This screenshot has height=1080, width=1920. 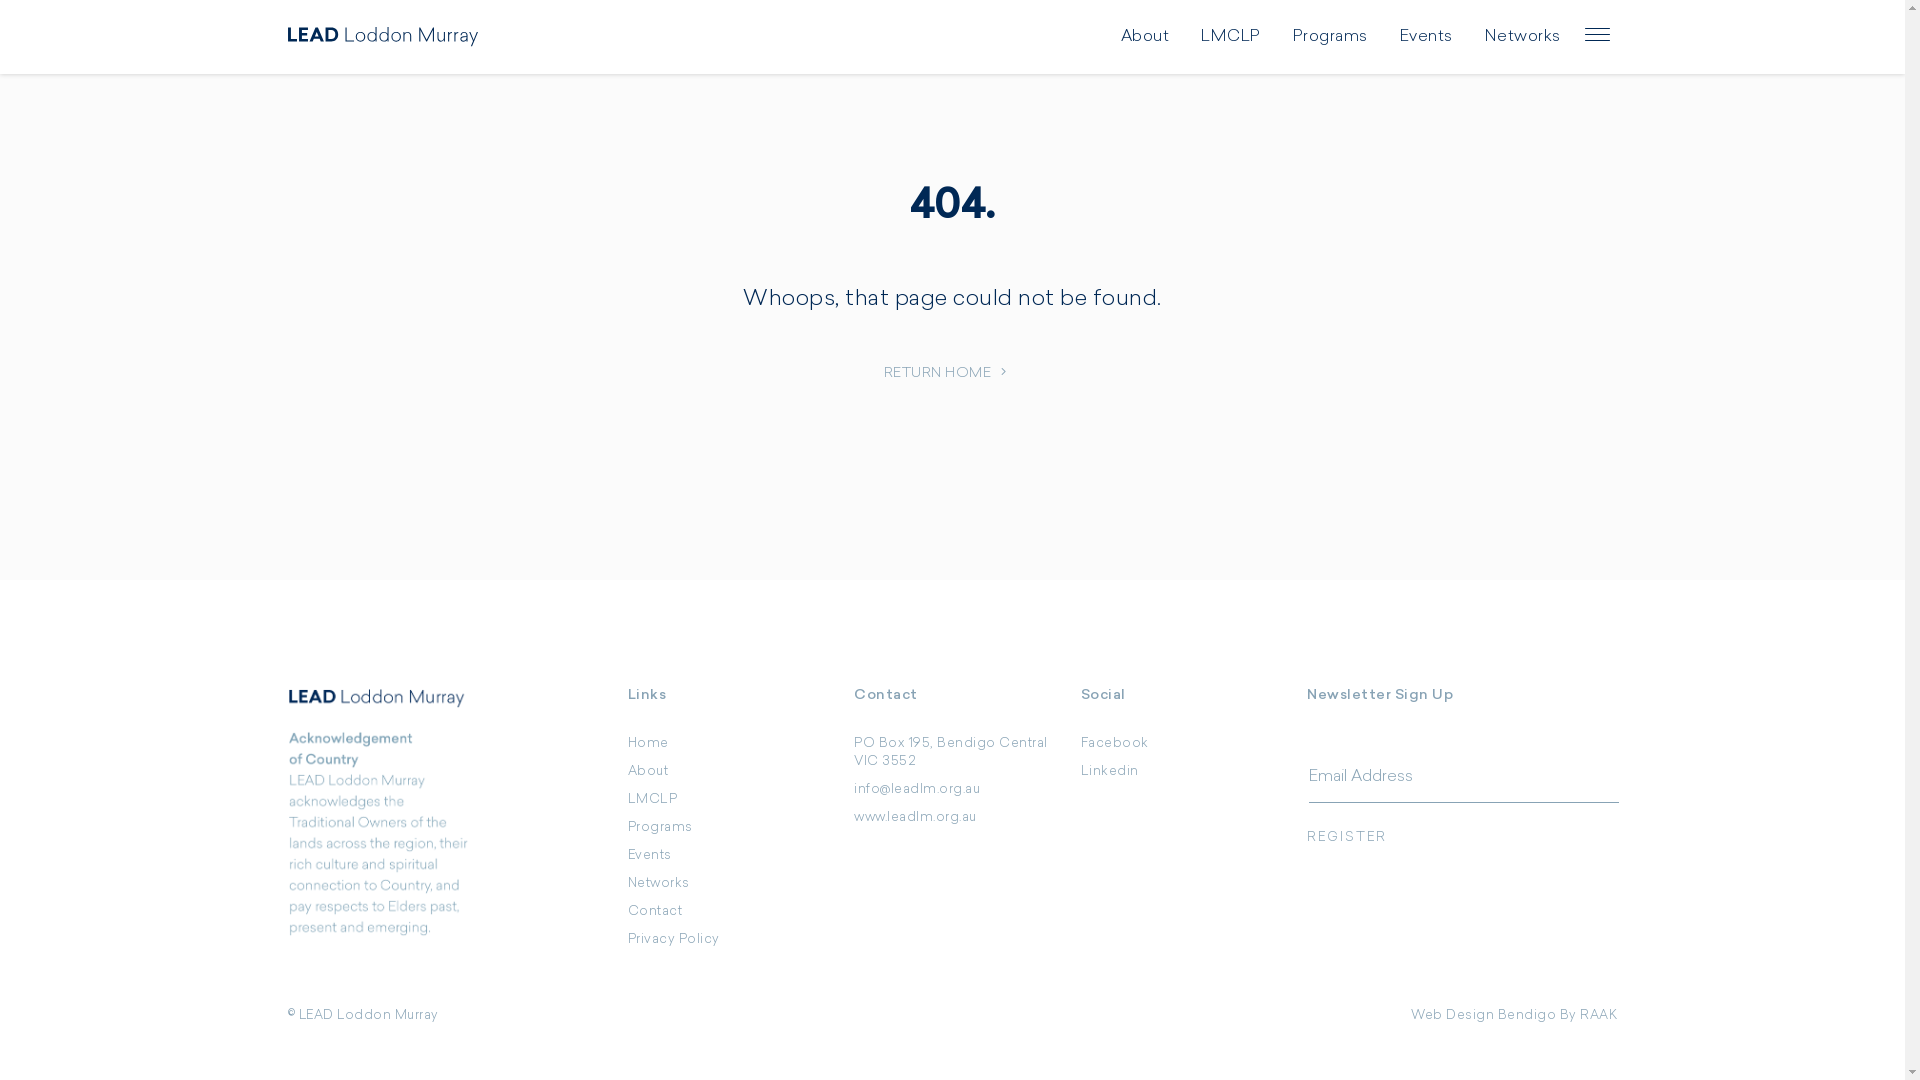 I want to click on 'Networks', so click(x=658, y=882).